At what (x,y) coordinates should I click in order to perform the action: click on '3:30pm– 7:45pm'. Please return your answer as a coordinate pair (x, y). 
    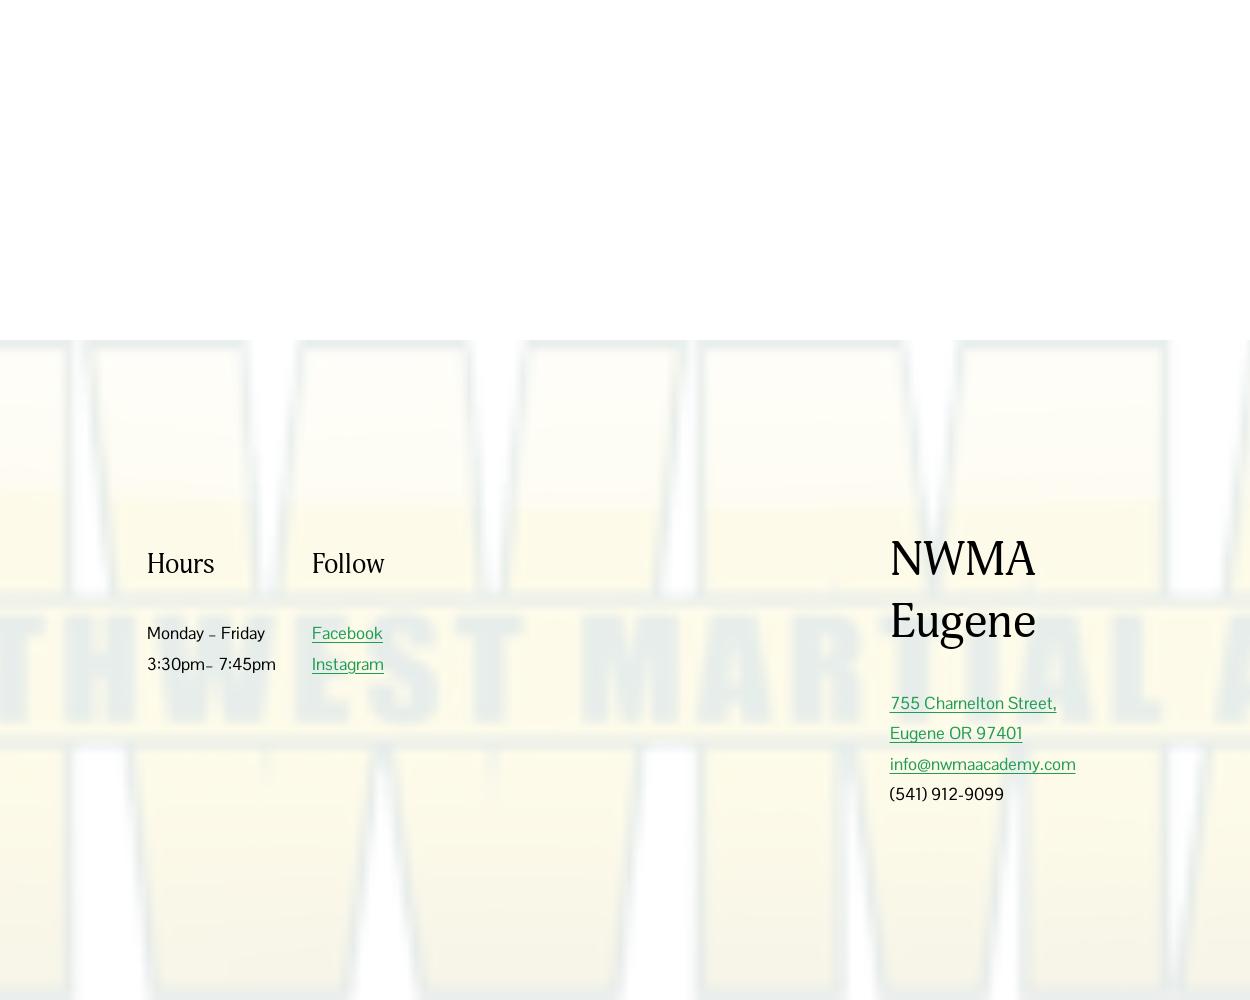
    Looking at the image, I should click on (210, 663).